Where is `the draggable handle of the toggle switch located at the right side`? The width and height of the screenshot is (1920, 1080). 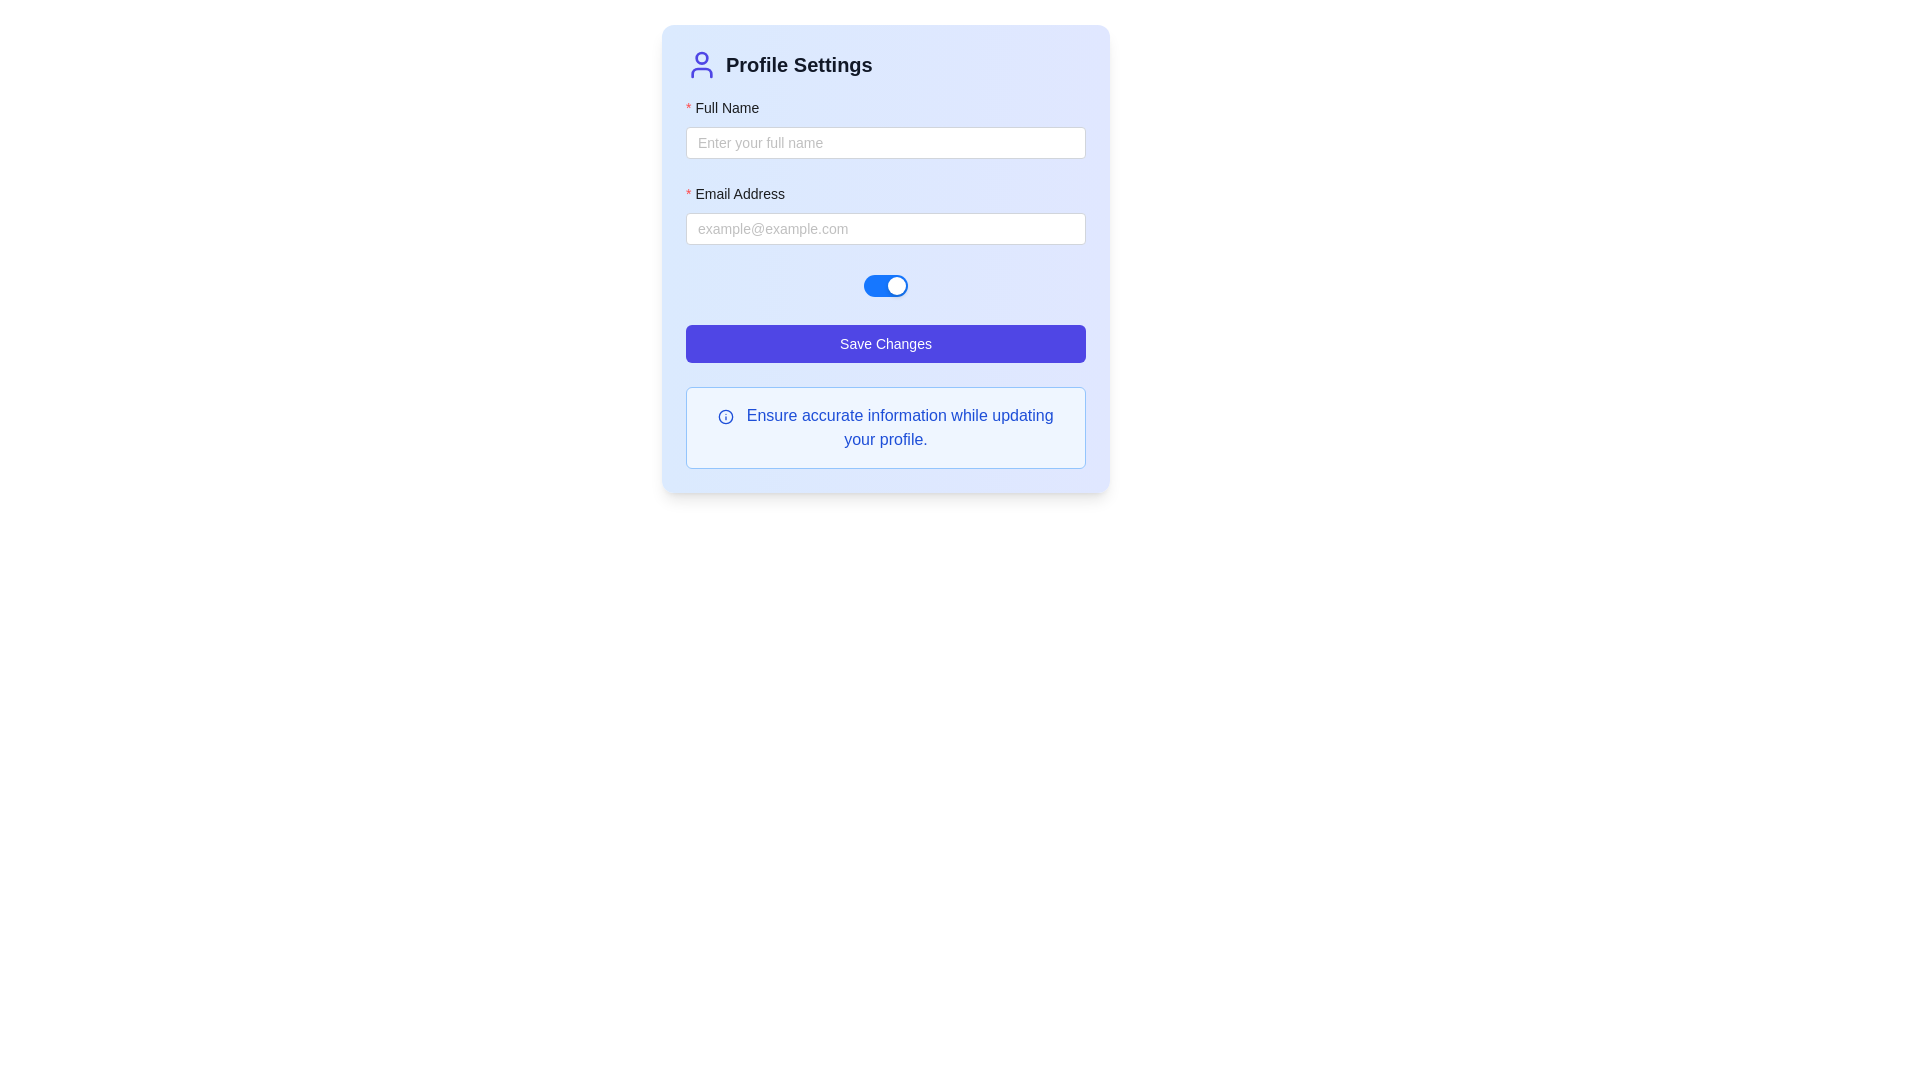
the draggable handle of the toggle switch located at the right side is located at coordinates (896, 285).